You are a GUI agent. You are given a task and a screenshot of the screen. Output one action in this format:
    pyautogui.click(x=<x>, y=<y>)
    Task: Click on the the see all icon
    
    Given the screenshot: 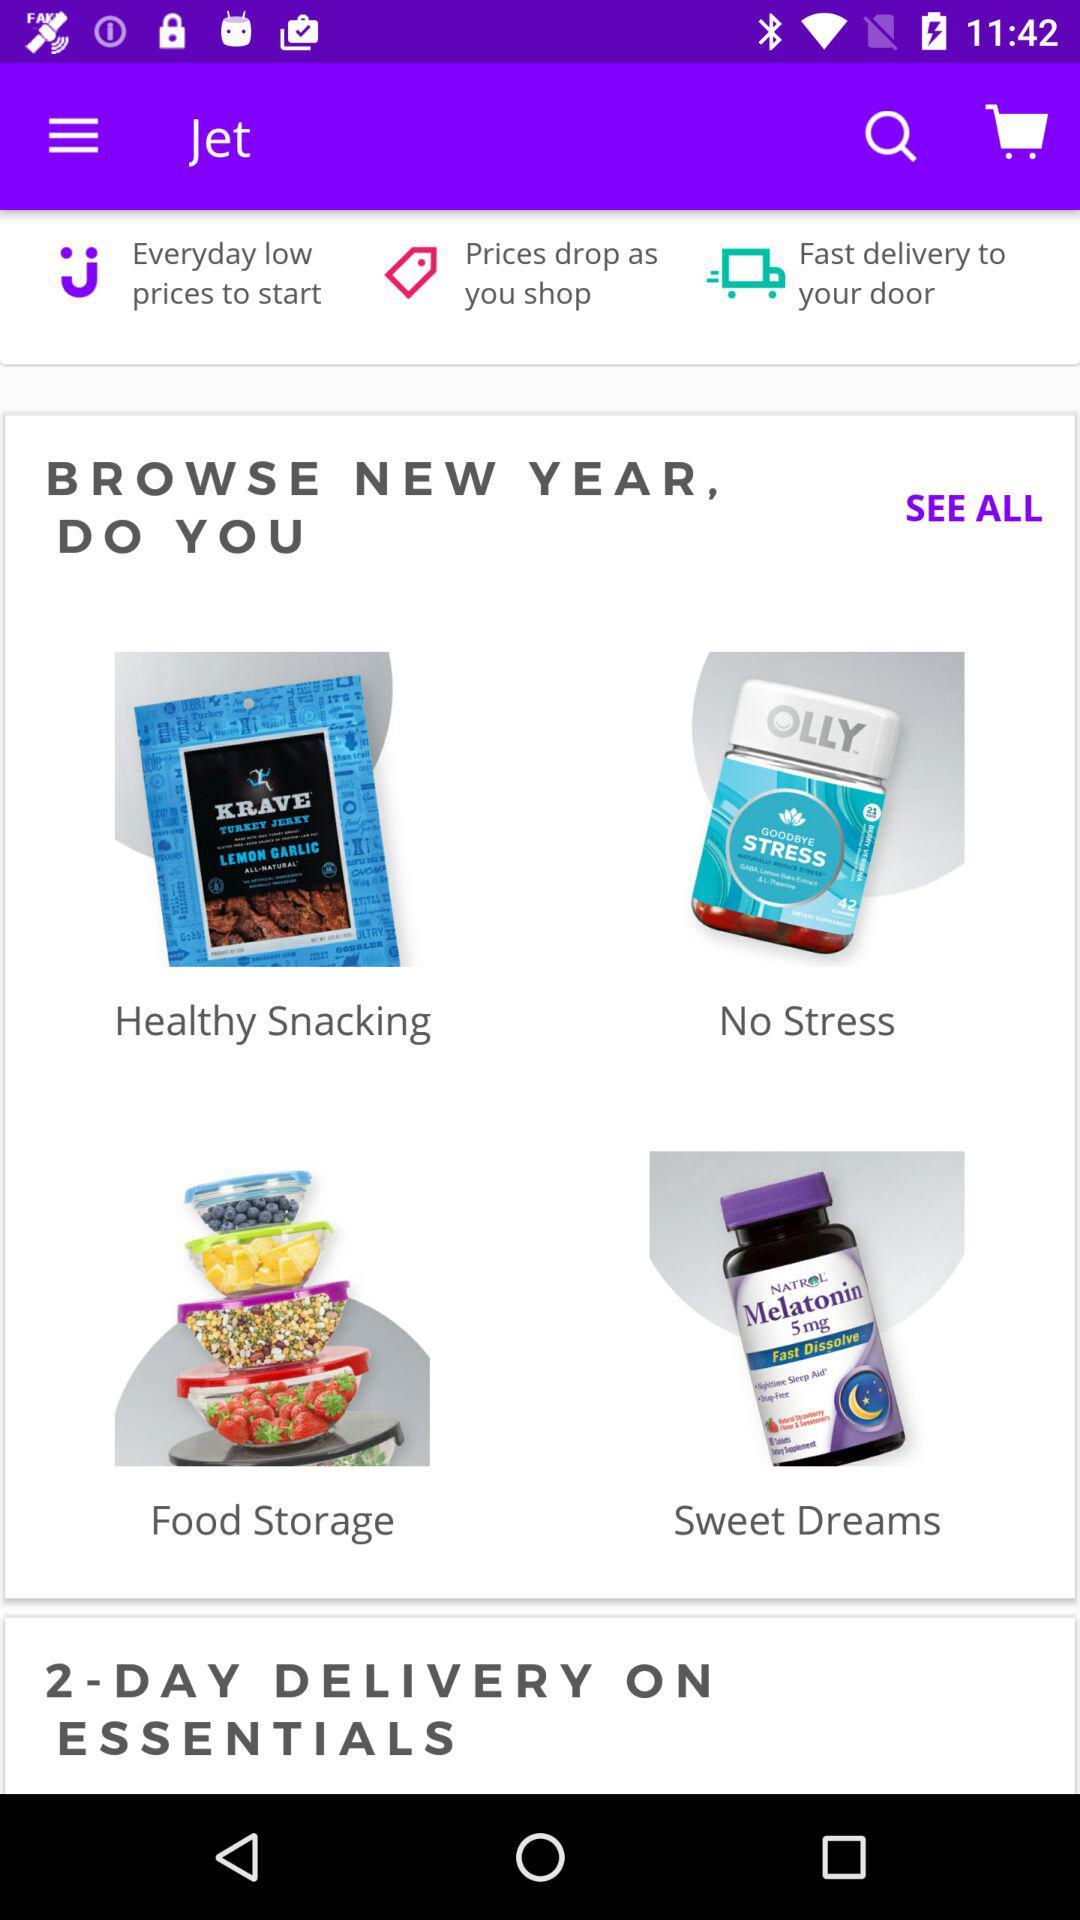 What is the action you would take?
    pyautogui.click(x=958, y=507)
    